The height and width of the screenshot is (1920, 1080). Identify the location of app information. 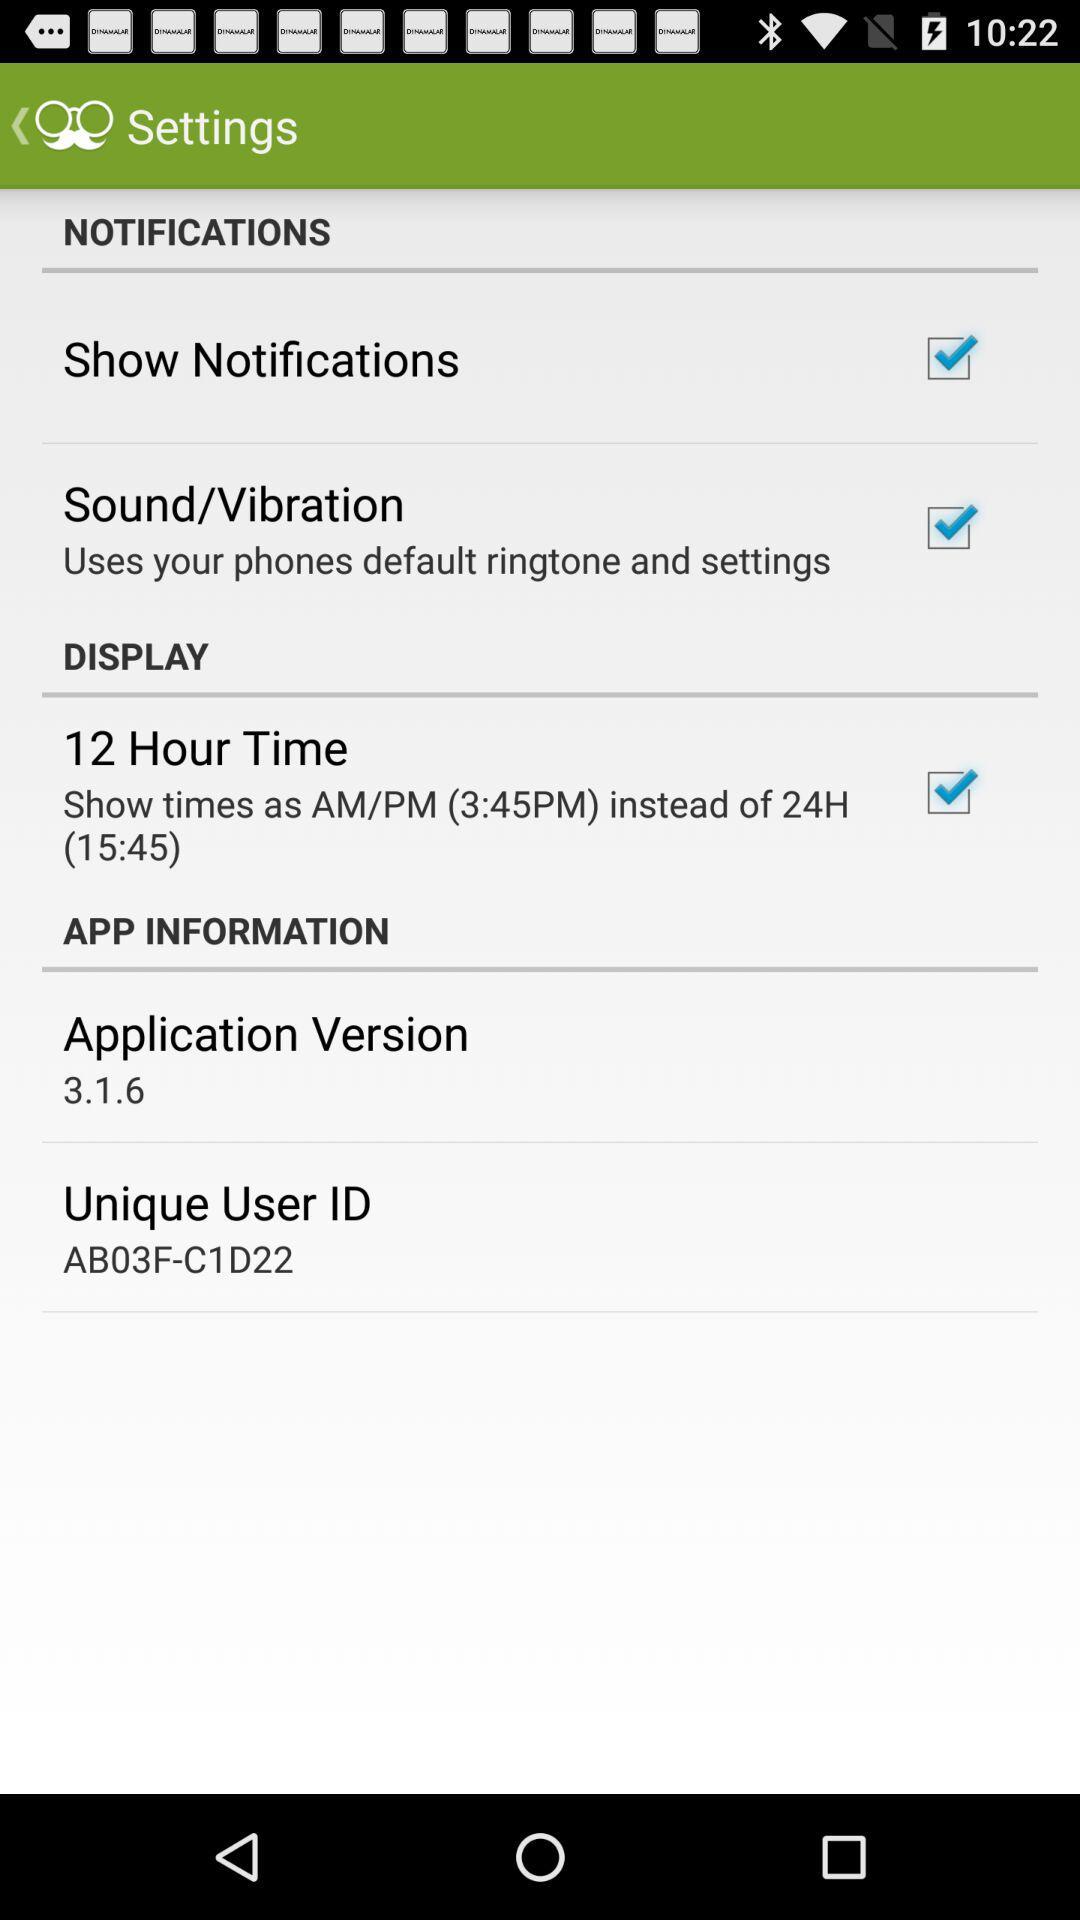
(540, 929).